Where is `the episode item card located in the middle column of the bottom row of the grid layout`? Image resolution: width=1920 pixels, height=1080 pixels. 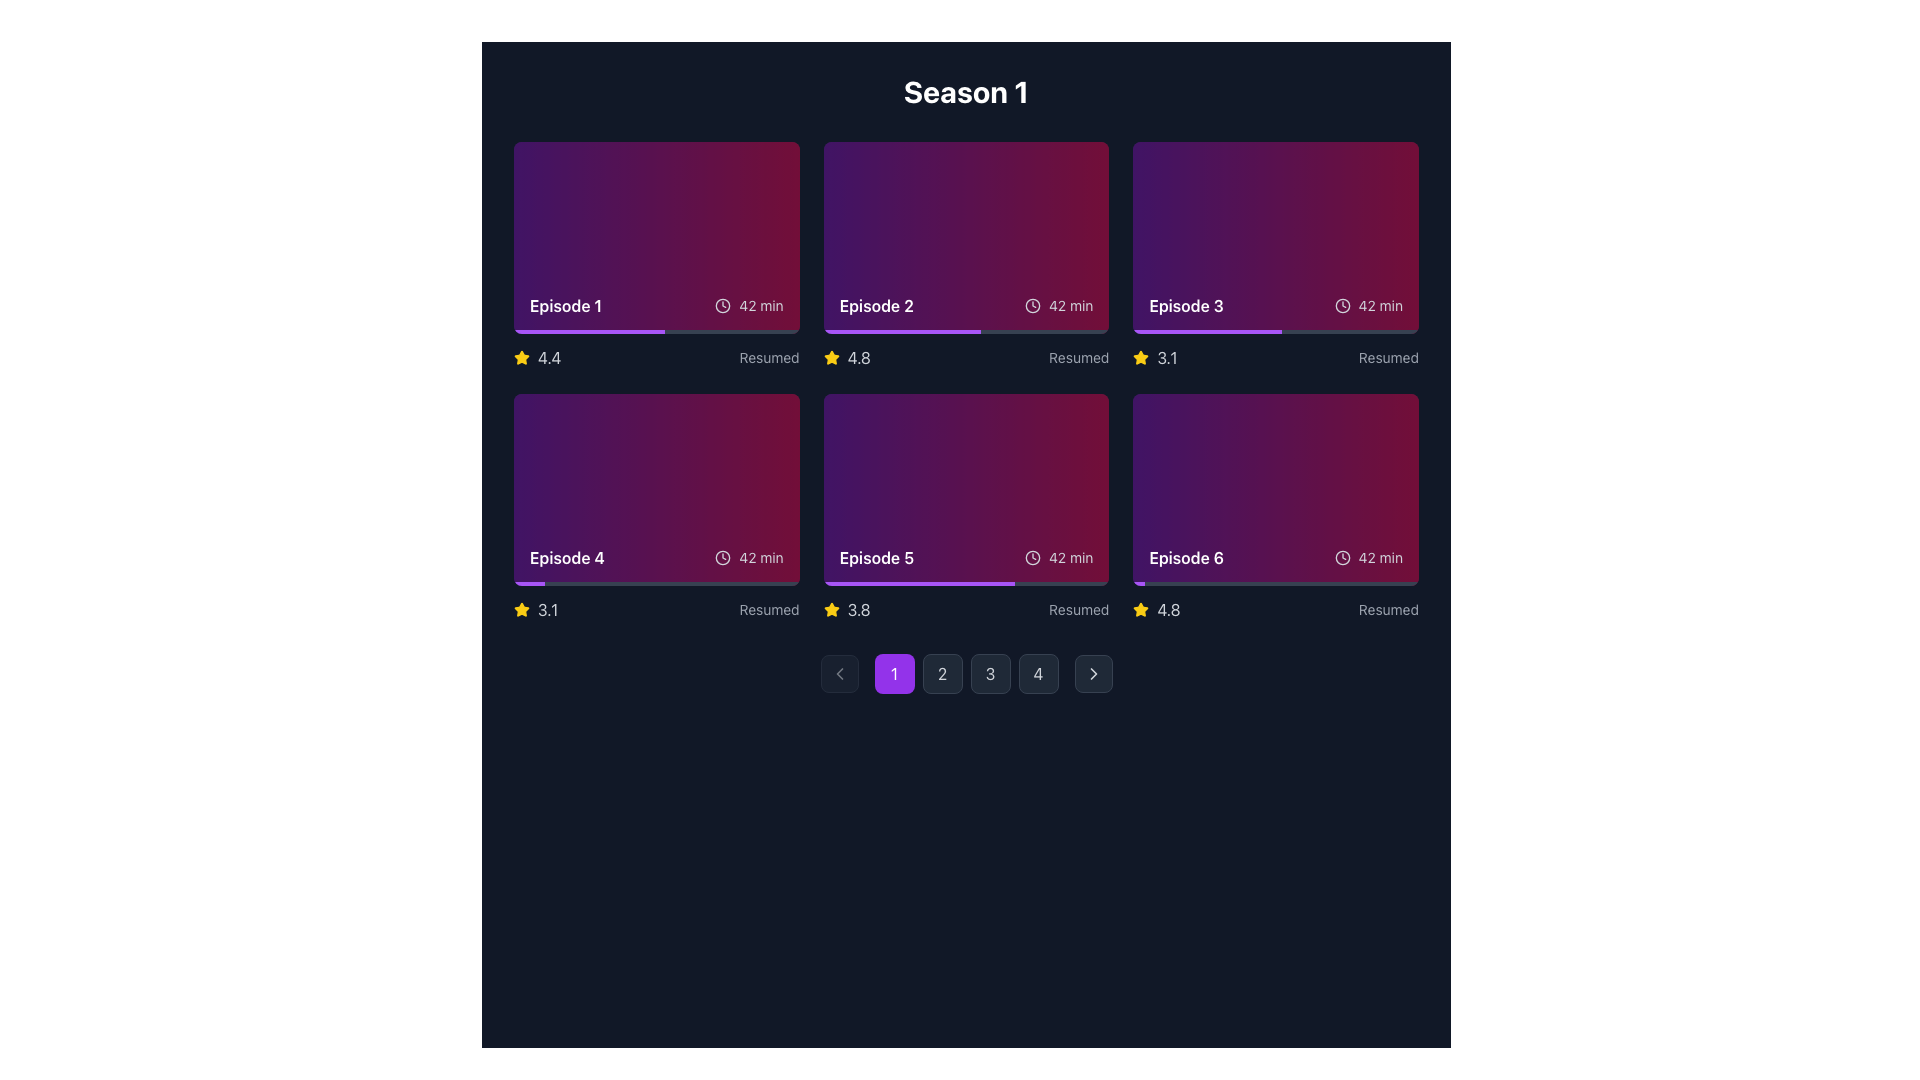
the episode item card located in the middle column of the bottom row of the grid layout is located at coordinates (966, 489).